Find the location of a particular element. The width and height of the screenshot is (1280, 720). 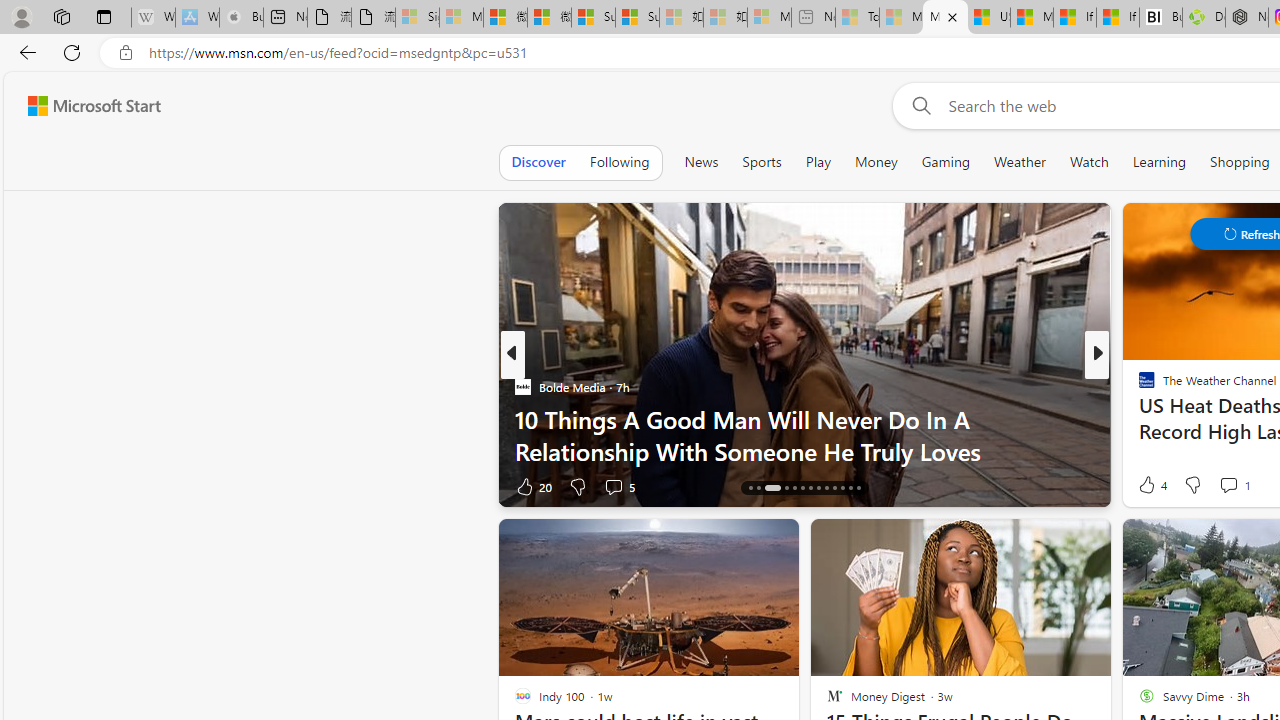

'AutomationID: tab-23' is located at coordinates (833, 488).